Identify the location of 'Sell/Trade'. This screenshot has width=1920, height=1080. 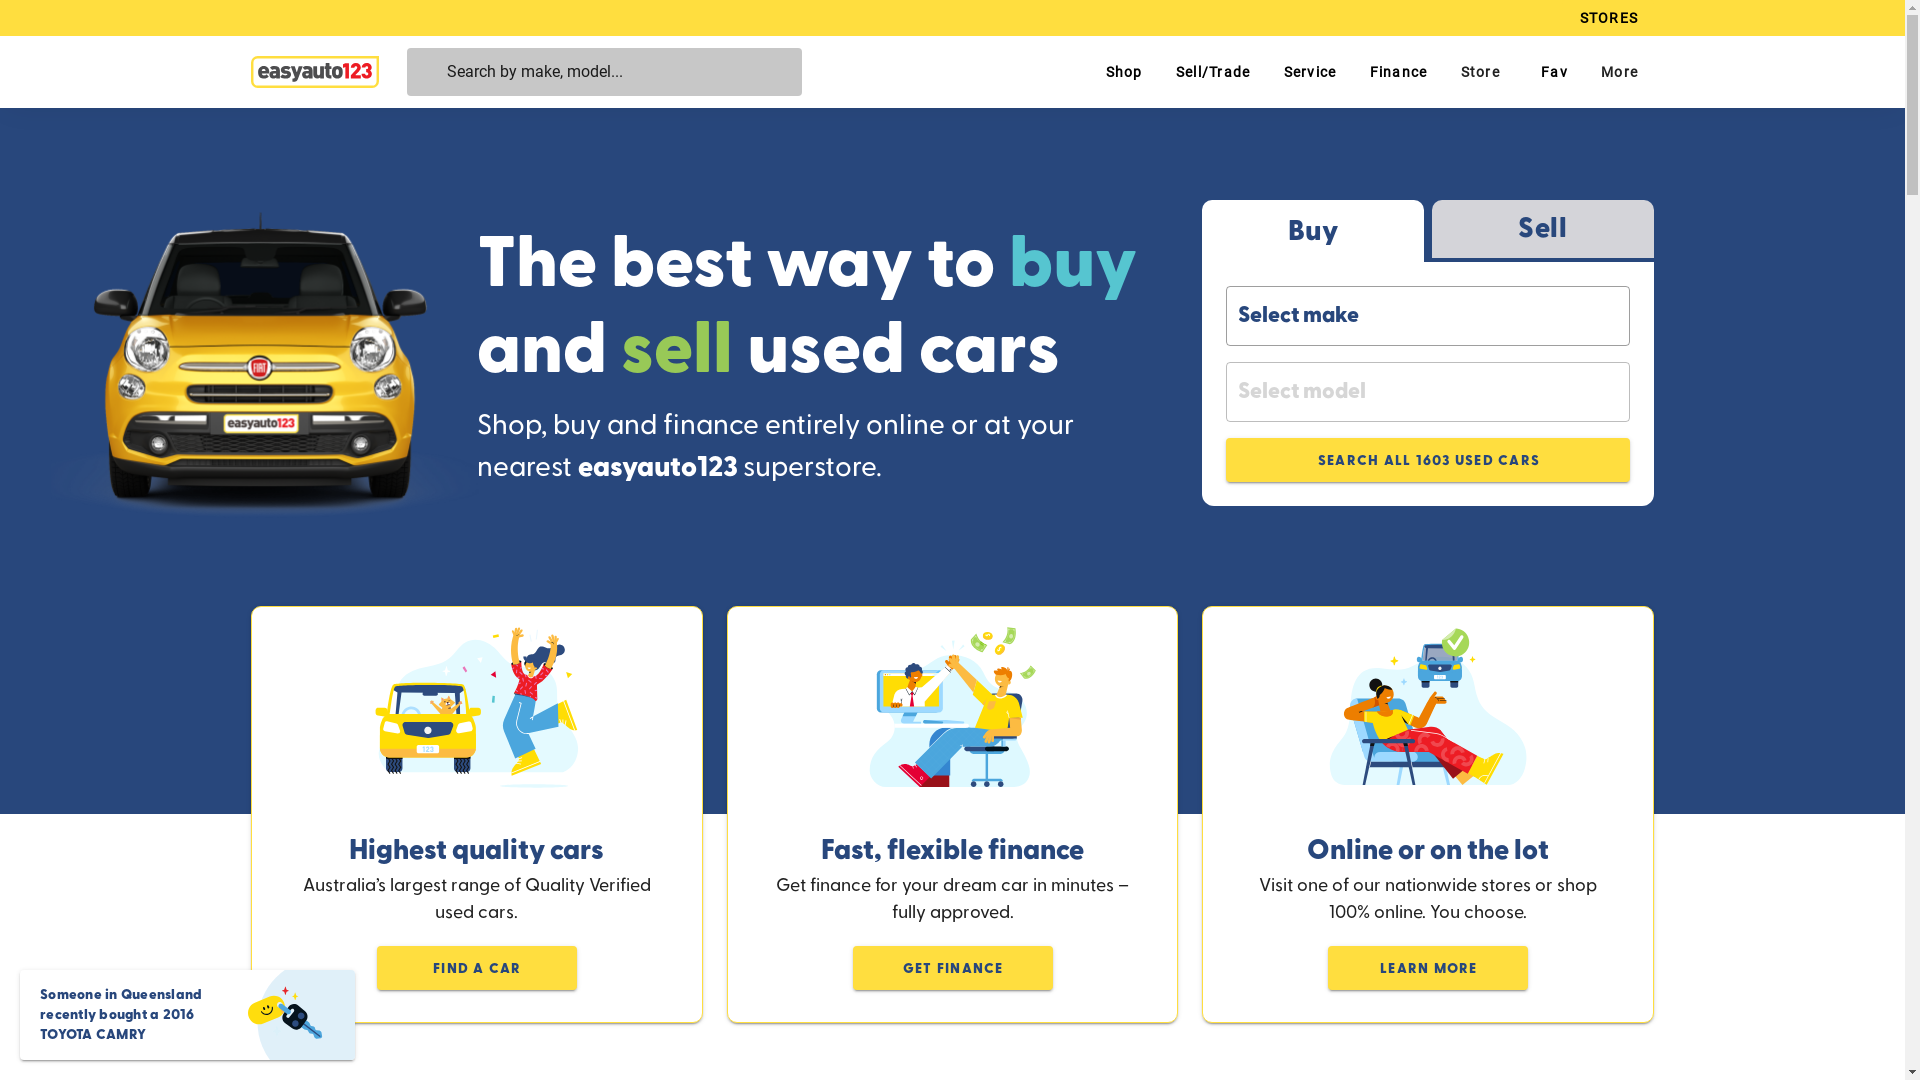
(1212, 71).